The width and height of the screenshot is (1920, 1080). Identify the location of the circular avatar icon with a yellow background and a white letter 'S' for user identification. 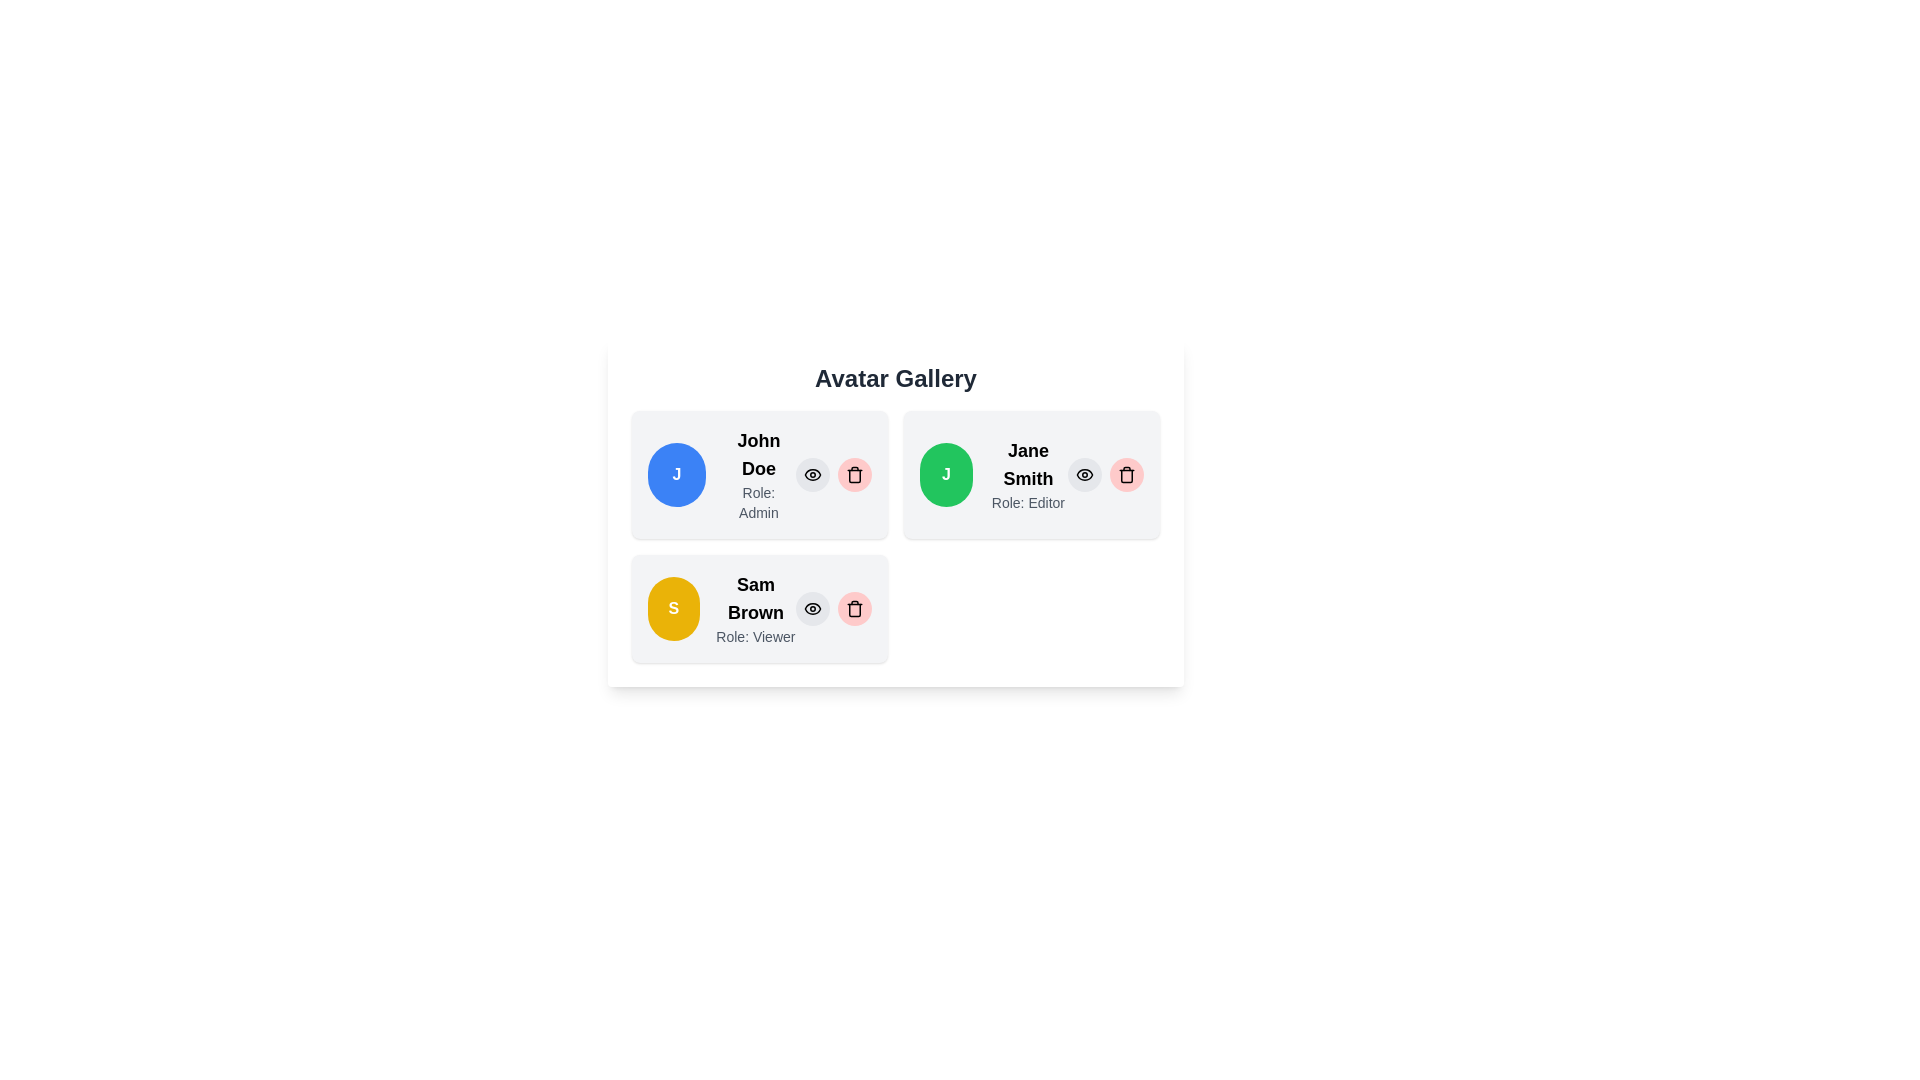
(673, 608).